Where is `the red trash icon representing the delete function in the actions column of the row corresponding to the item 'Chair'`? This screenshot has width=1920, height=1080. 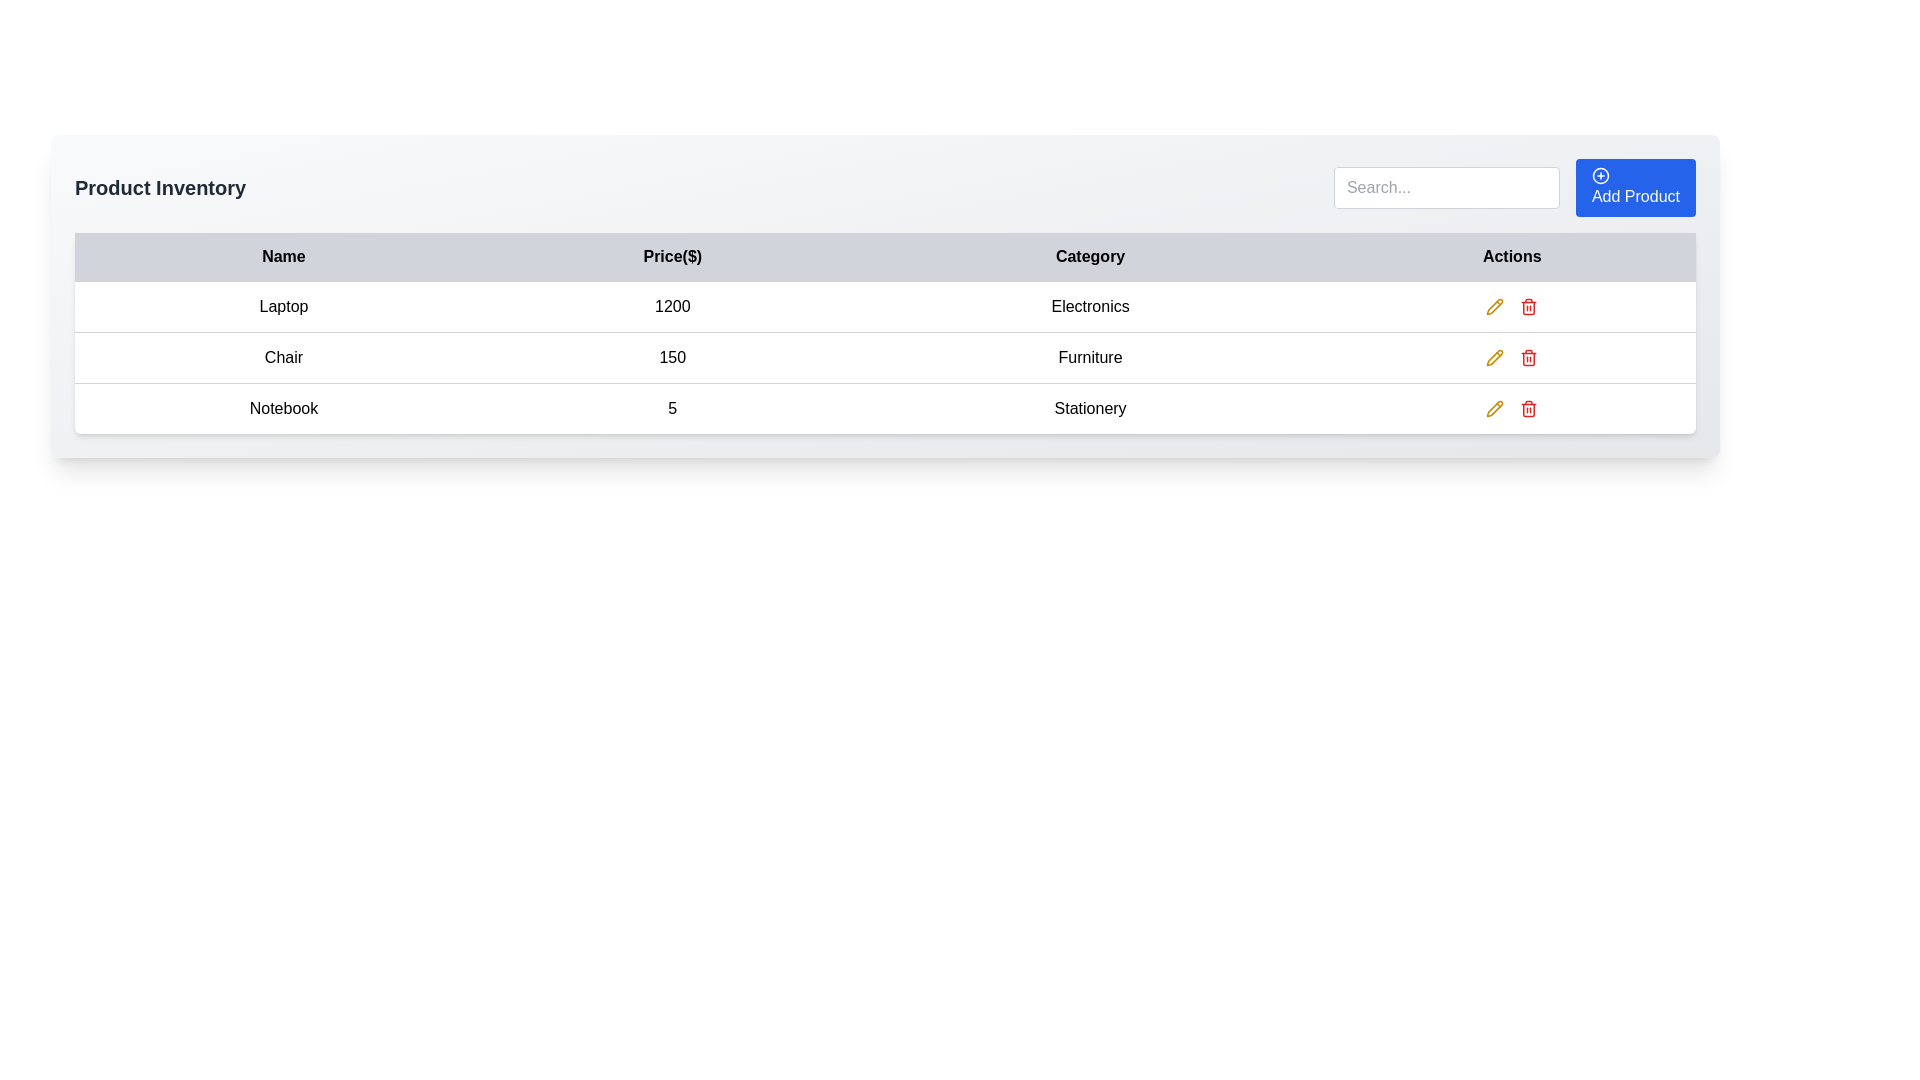 the red trash icon representing the delete function in the actions column of the row corresponding to the item 'Chair' is located at coordinates (1528, 307).